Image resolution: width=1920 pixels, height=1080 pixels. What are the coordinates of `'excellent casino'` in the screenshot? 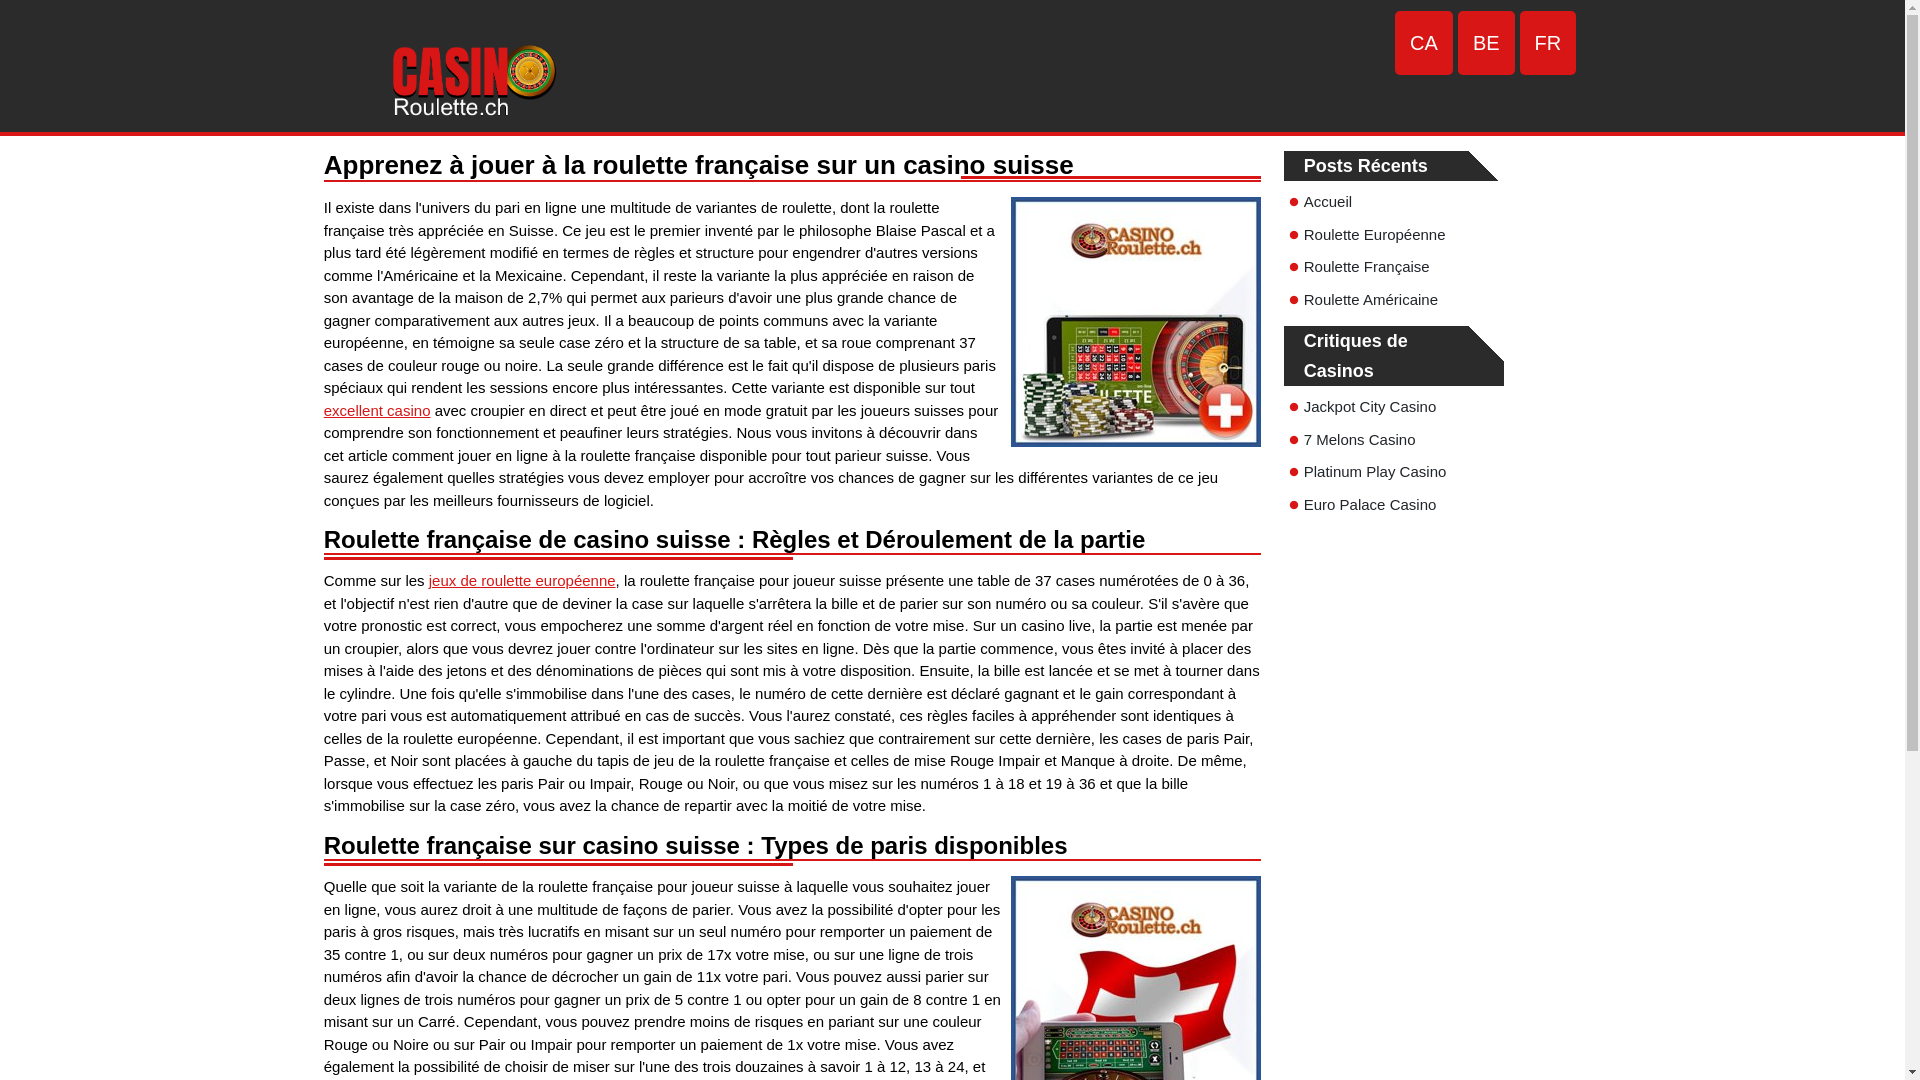 It's located at (377, 409).